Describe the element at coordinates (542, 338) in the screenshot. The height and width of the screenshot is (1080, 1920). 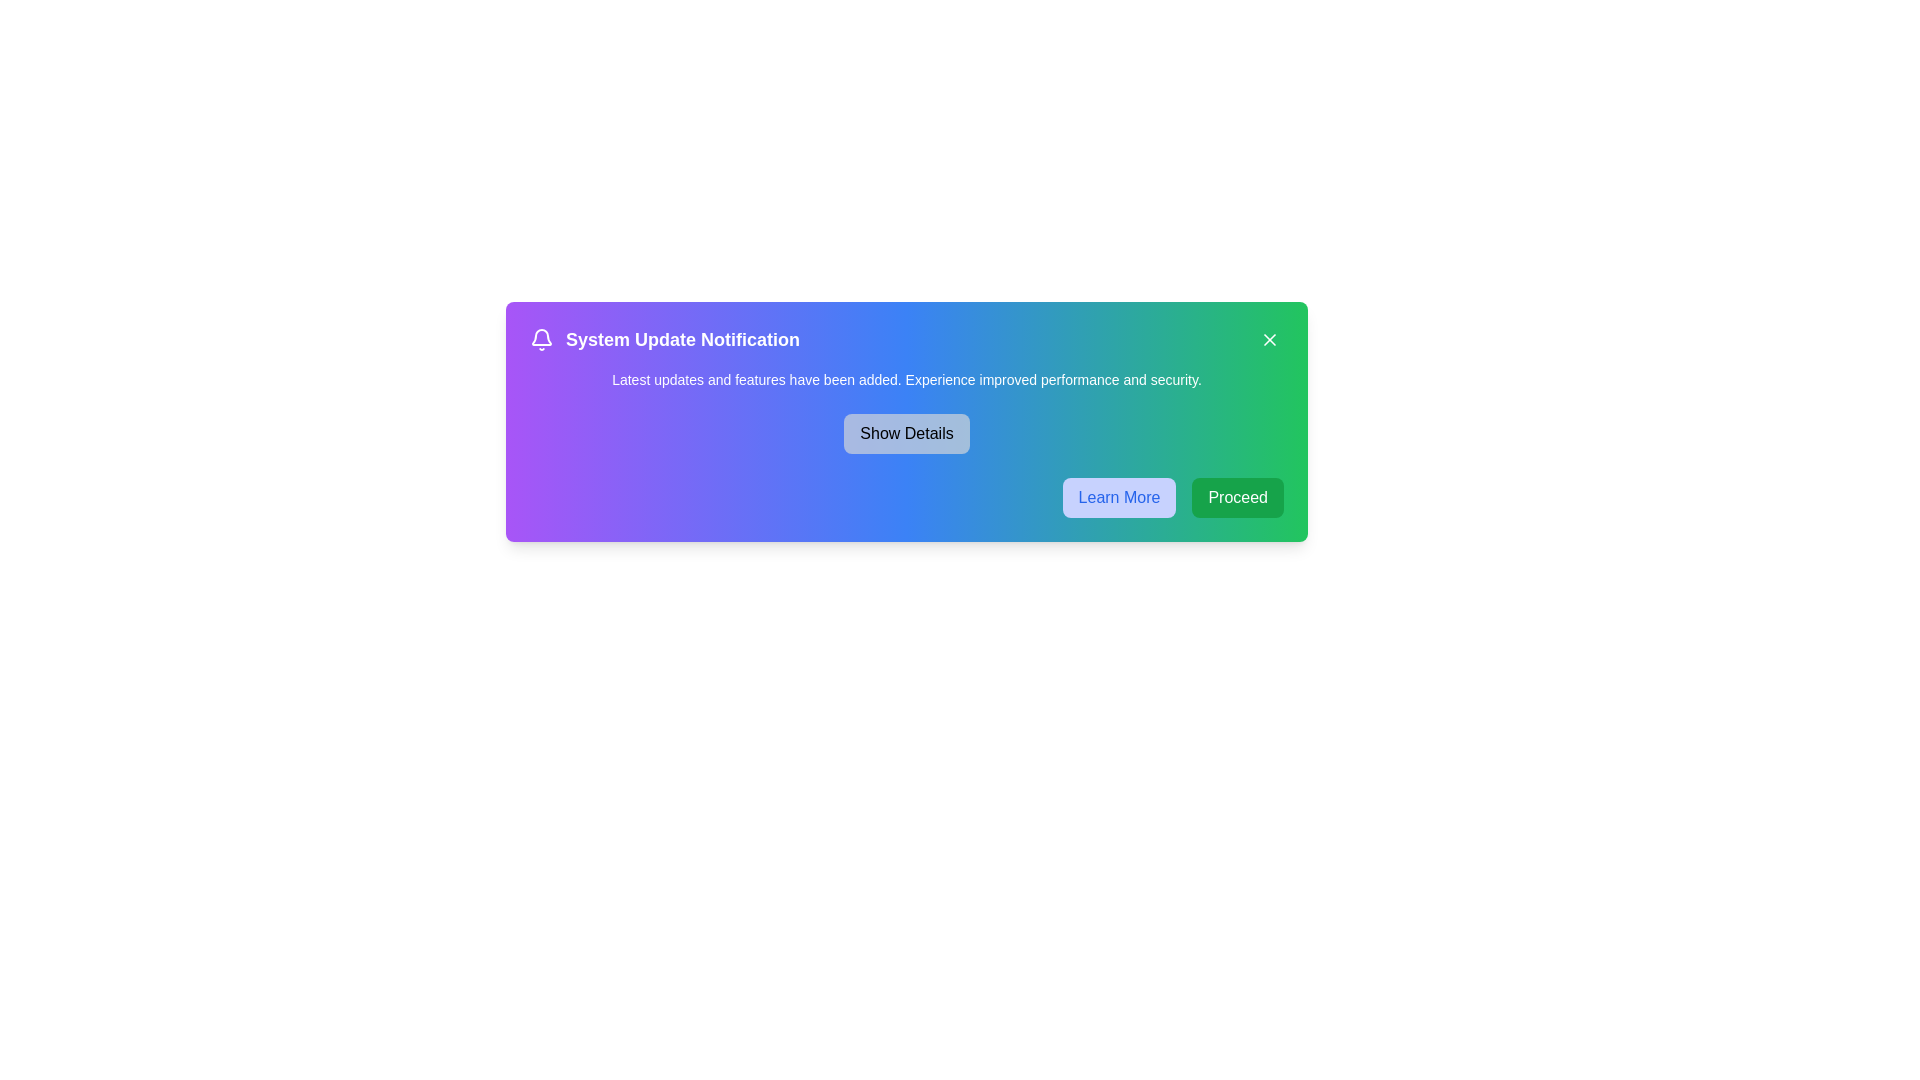
I see `the notification bell icon located at the top-left corner of the notification component` at that location.